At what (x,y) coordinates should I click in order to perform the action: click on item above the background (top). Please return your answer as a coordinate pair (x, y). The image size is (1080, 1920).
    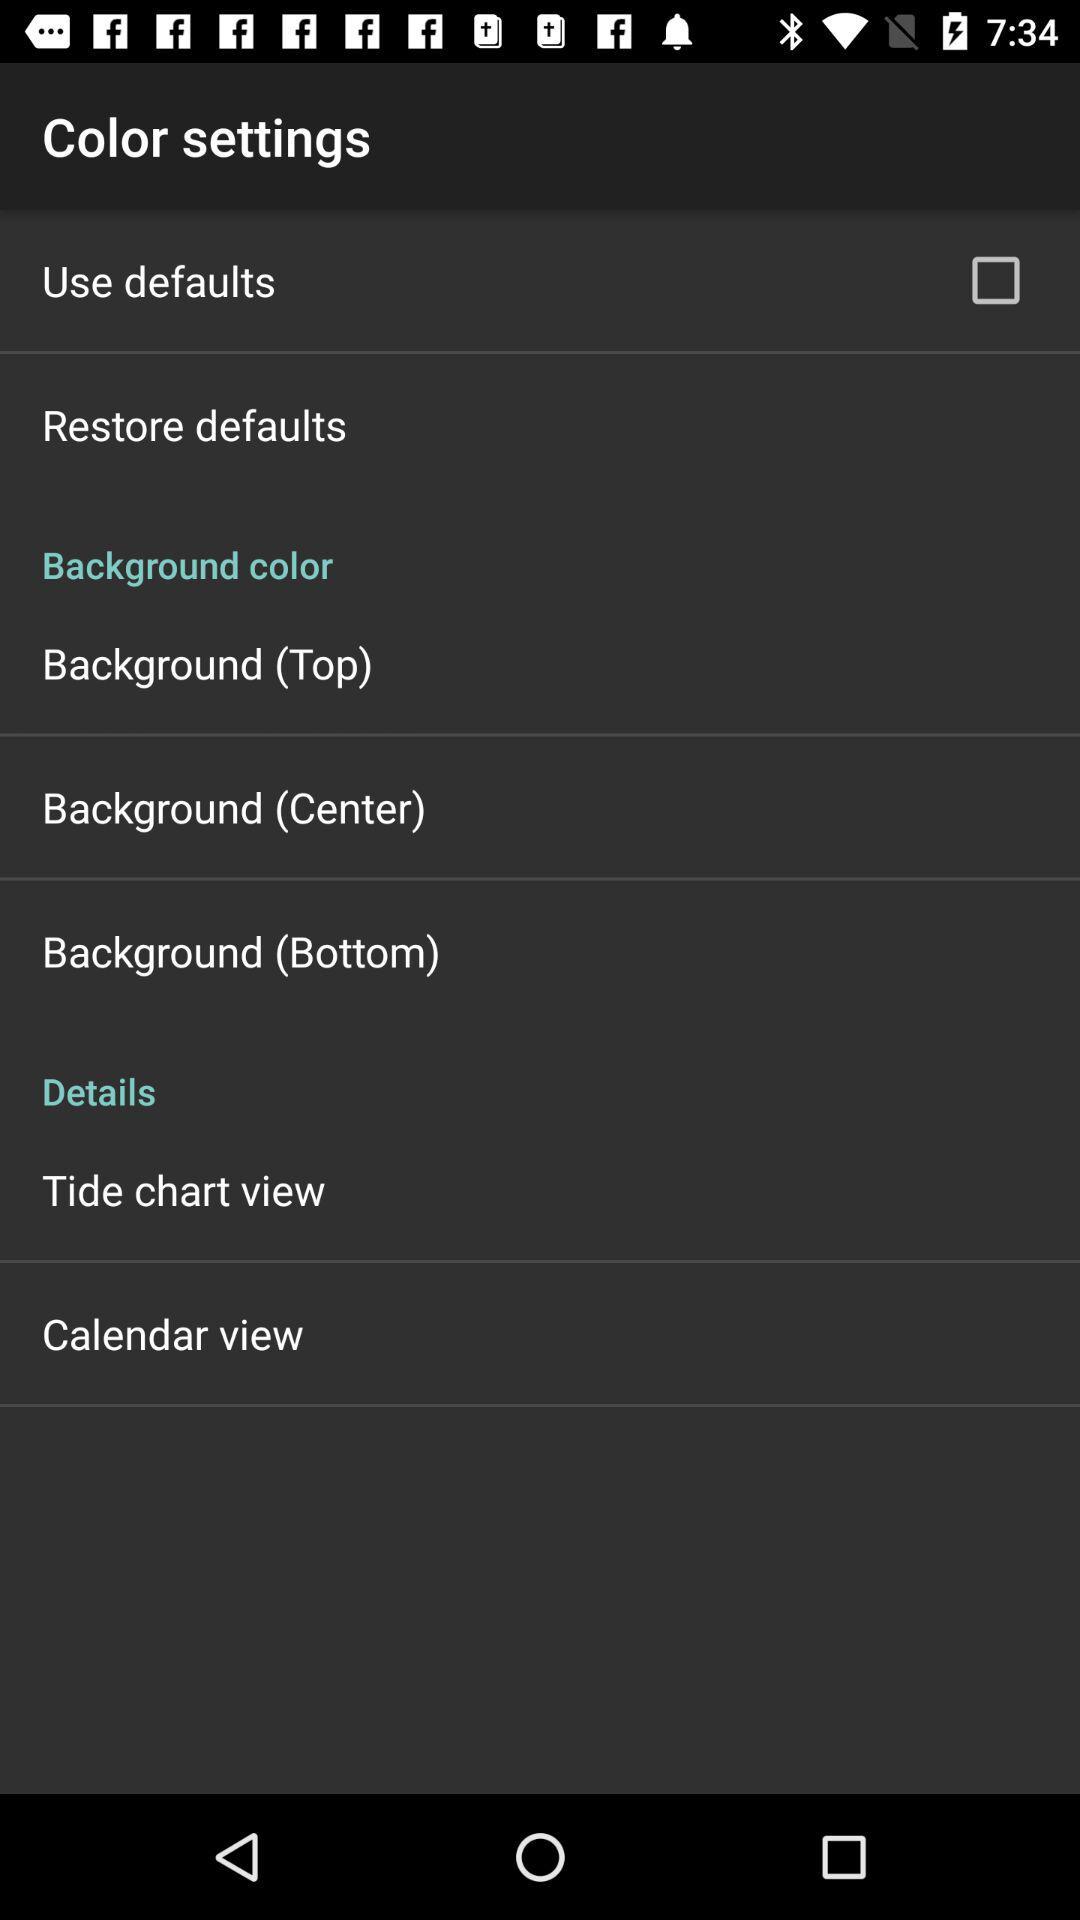
    Looking at the image, I should click on (540, 543).